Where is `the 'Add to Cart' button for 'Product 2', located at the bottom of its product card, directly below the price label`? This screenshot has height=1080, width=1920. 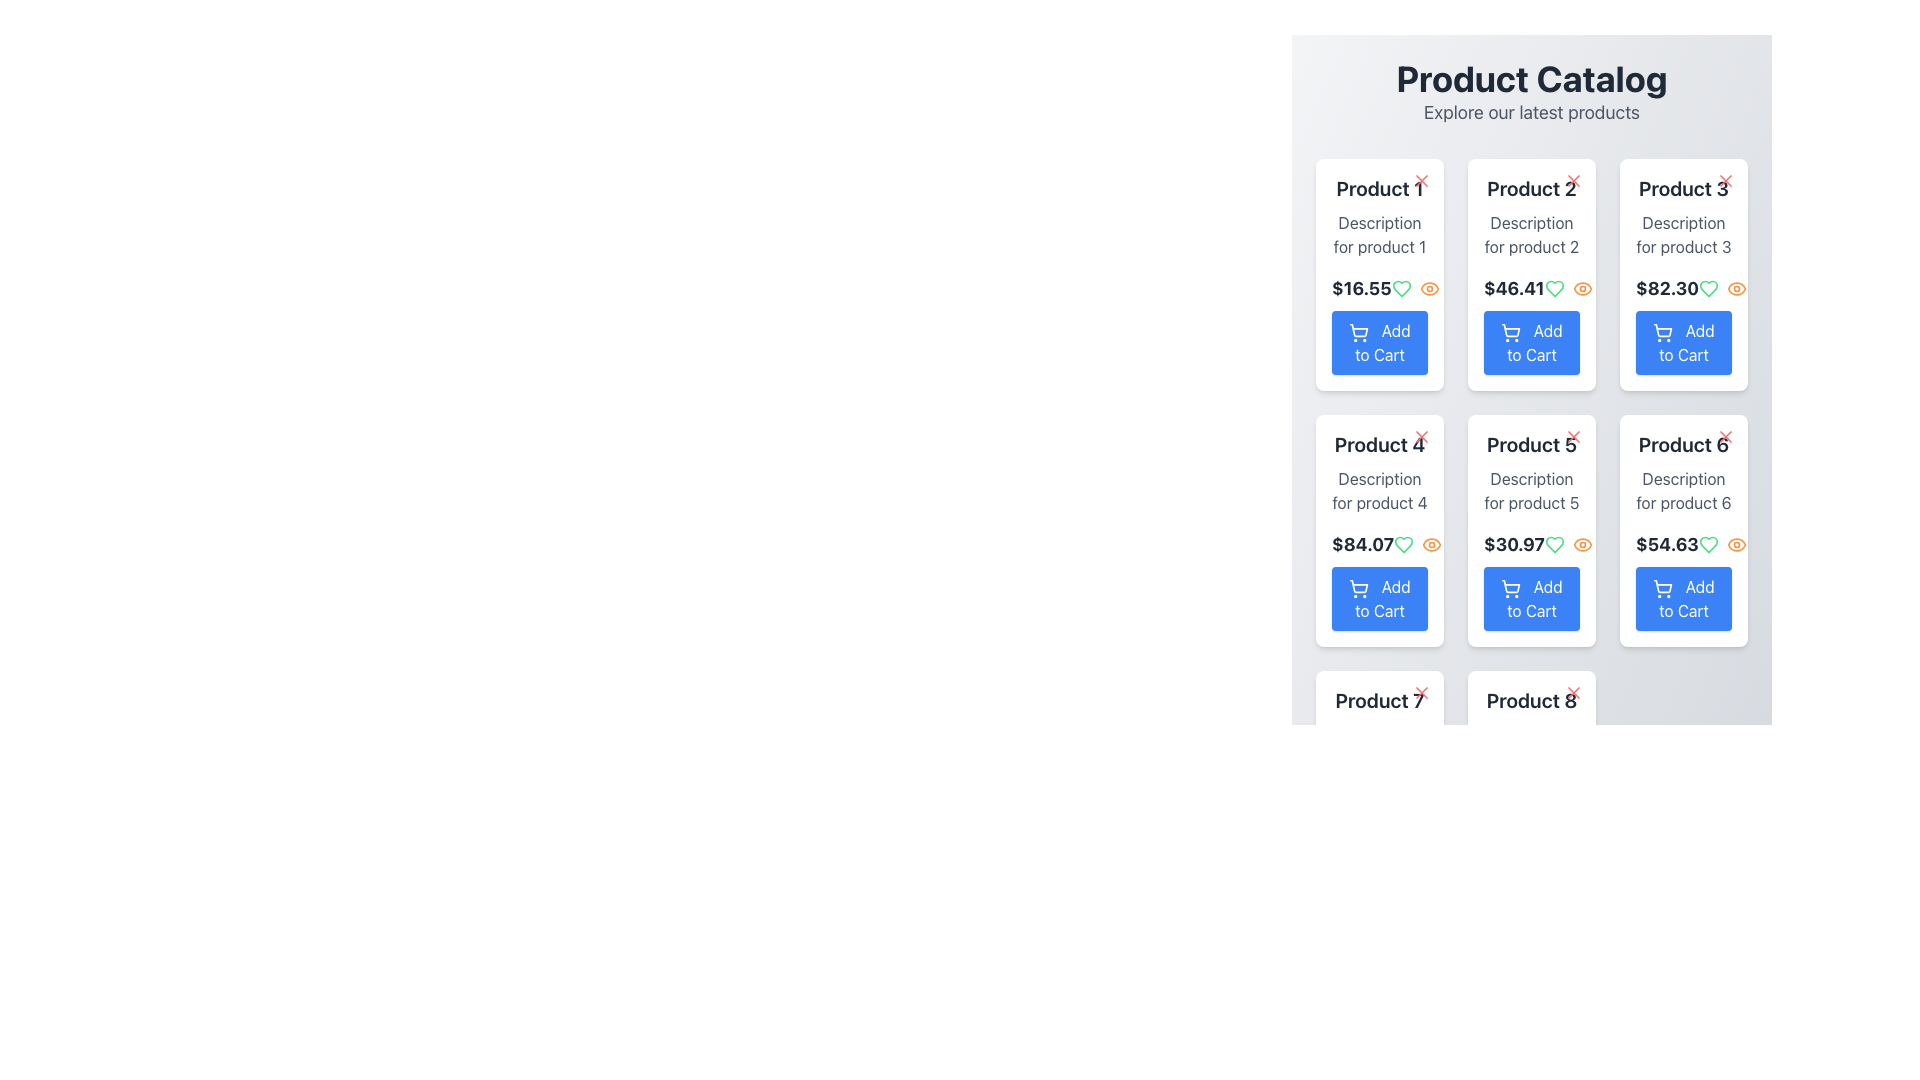
the 'Add to Cart' button for 'Product 2', located at the bottom of its product card, directly below the price label is located at coordinates (1530, 342).